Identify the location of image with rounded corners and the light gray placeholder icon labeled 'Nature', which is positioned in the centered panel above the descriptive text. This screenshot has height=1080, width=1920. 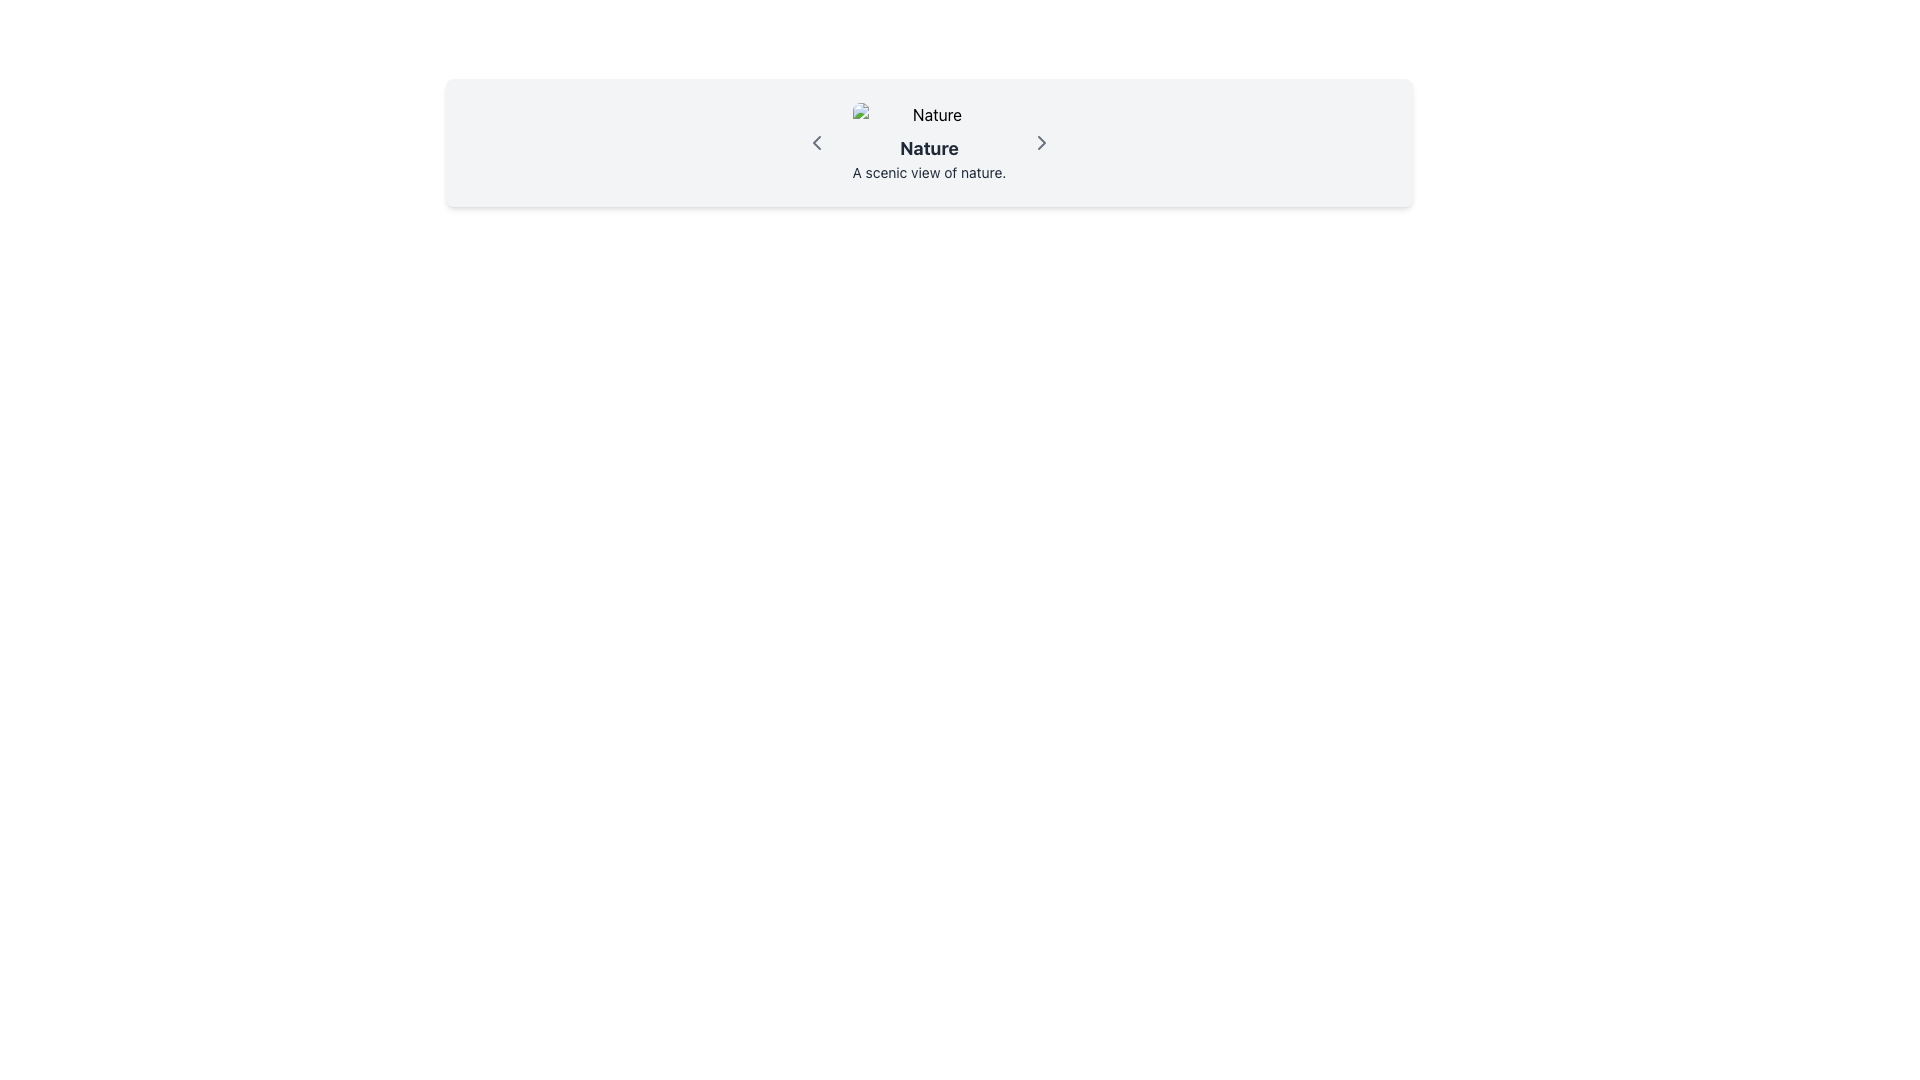
(928, 115).